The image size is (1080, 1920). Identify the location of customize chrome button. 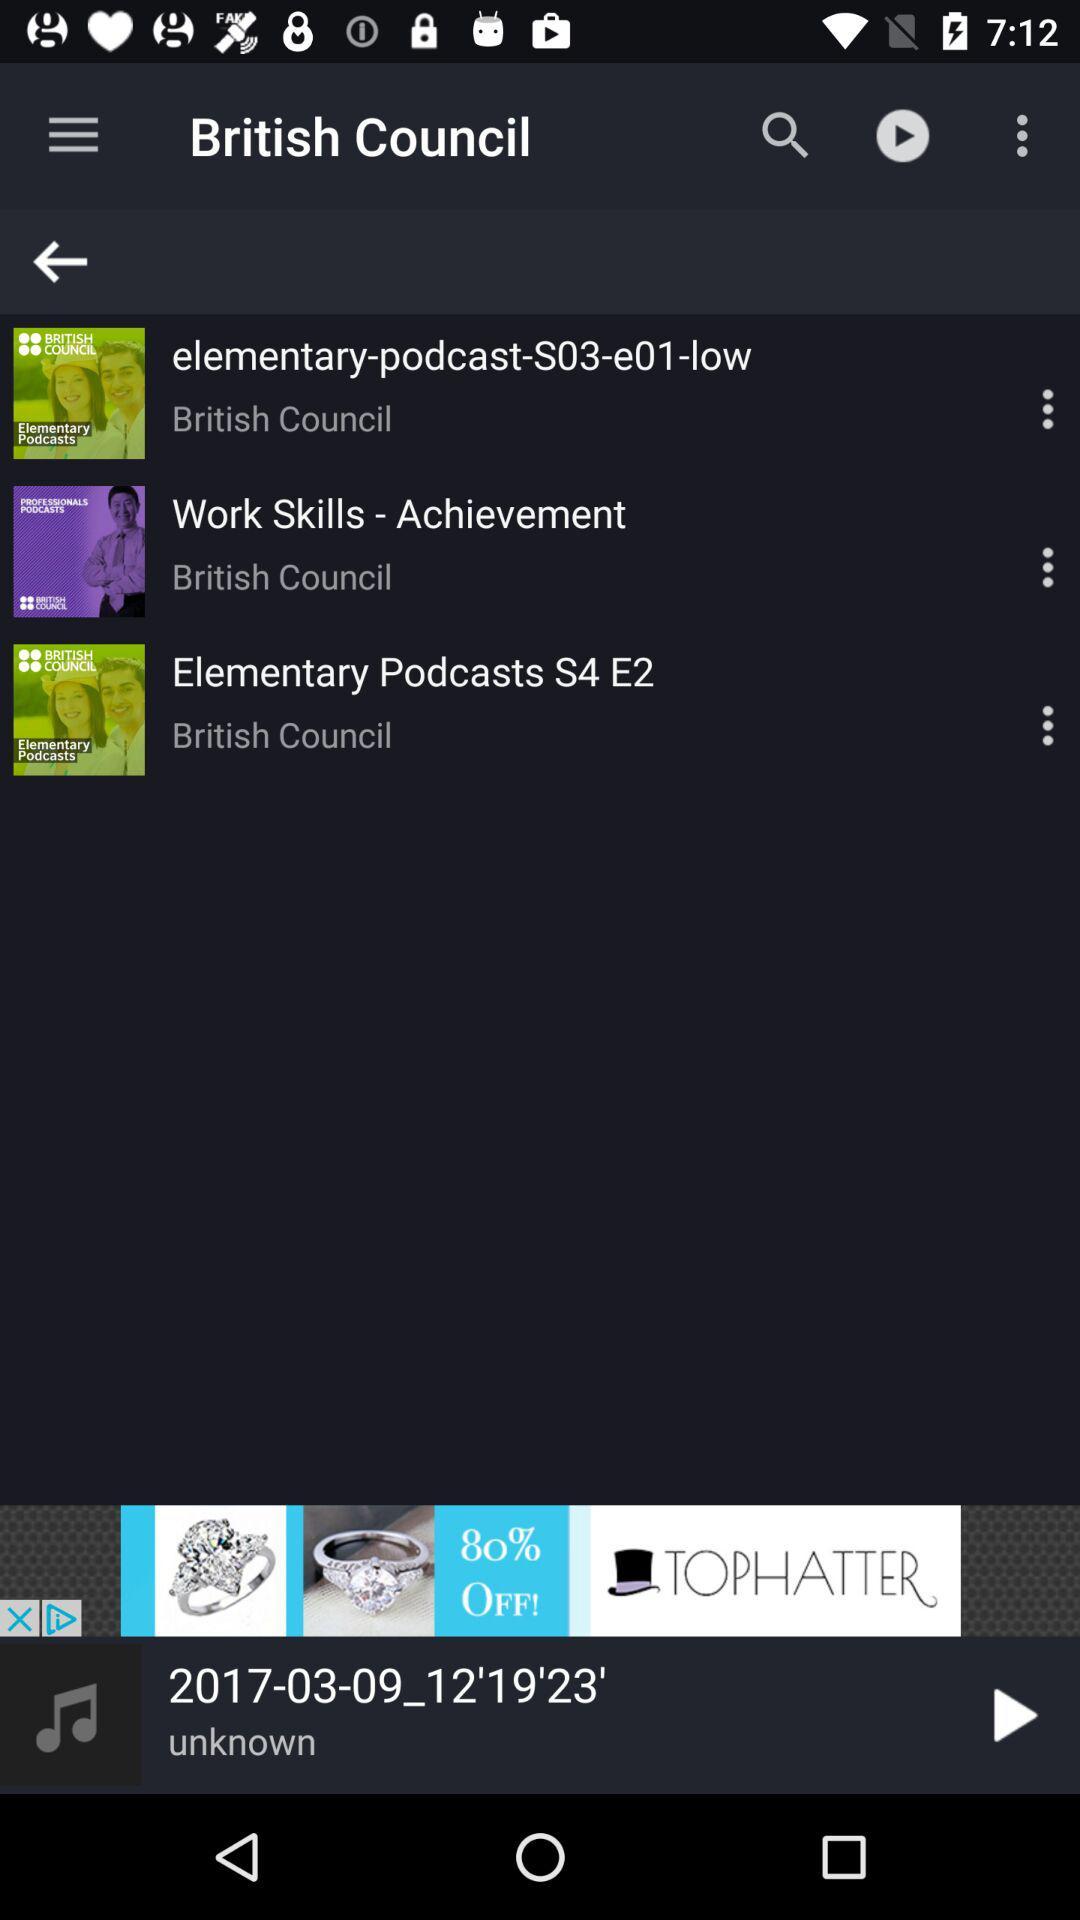
(1013, 551).